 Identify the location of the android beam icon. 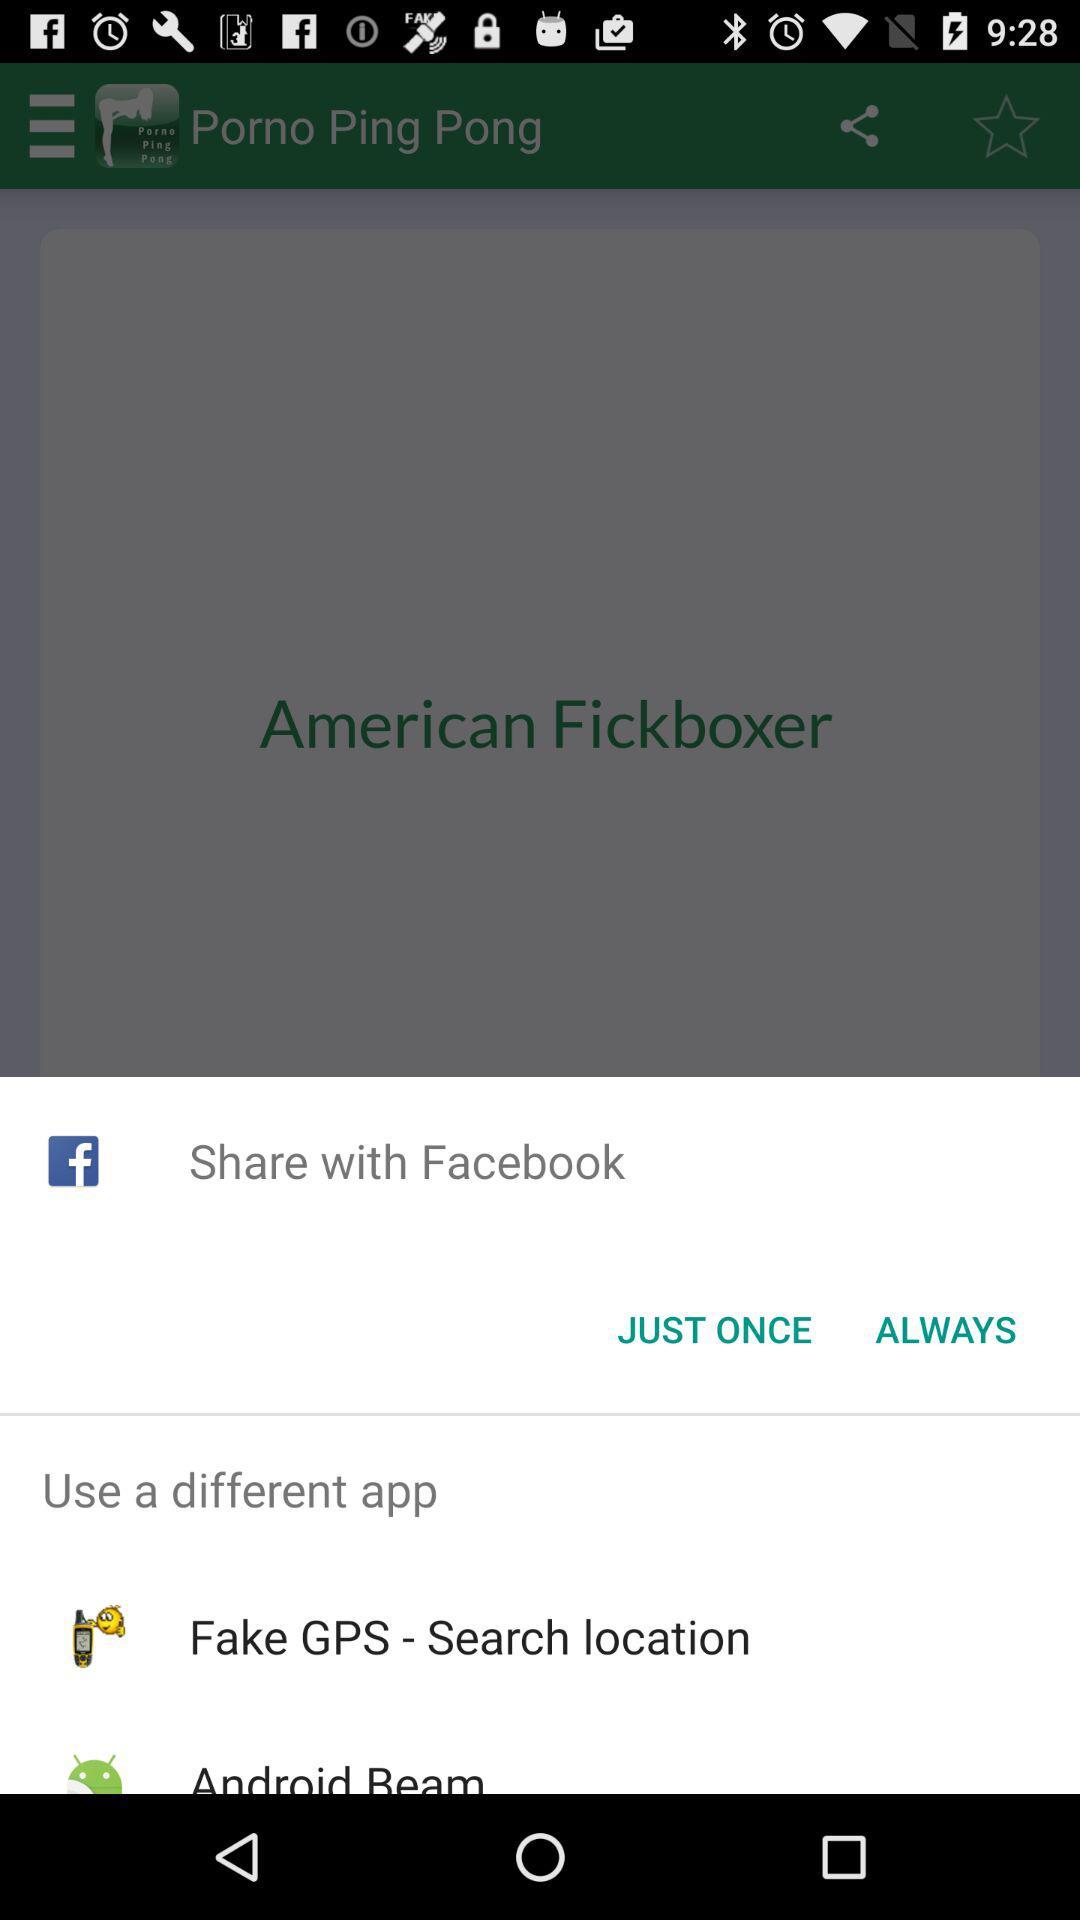
(336, 1772).